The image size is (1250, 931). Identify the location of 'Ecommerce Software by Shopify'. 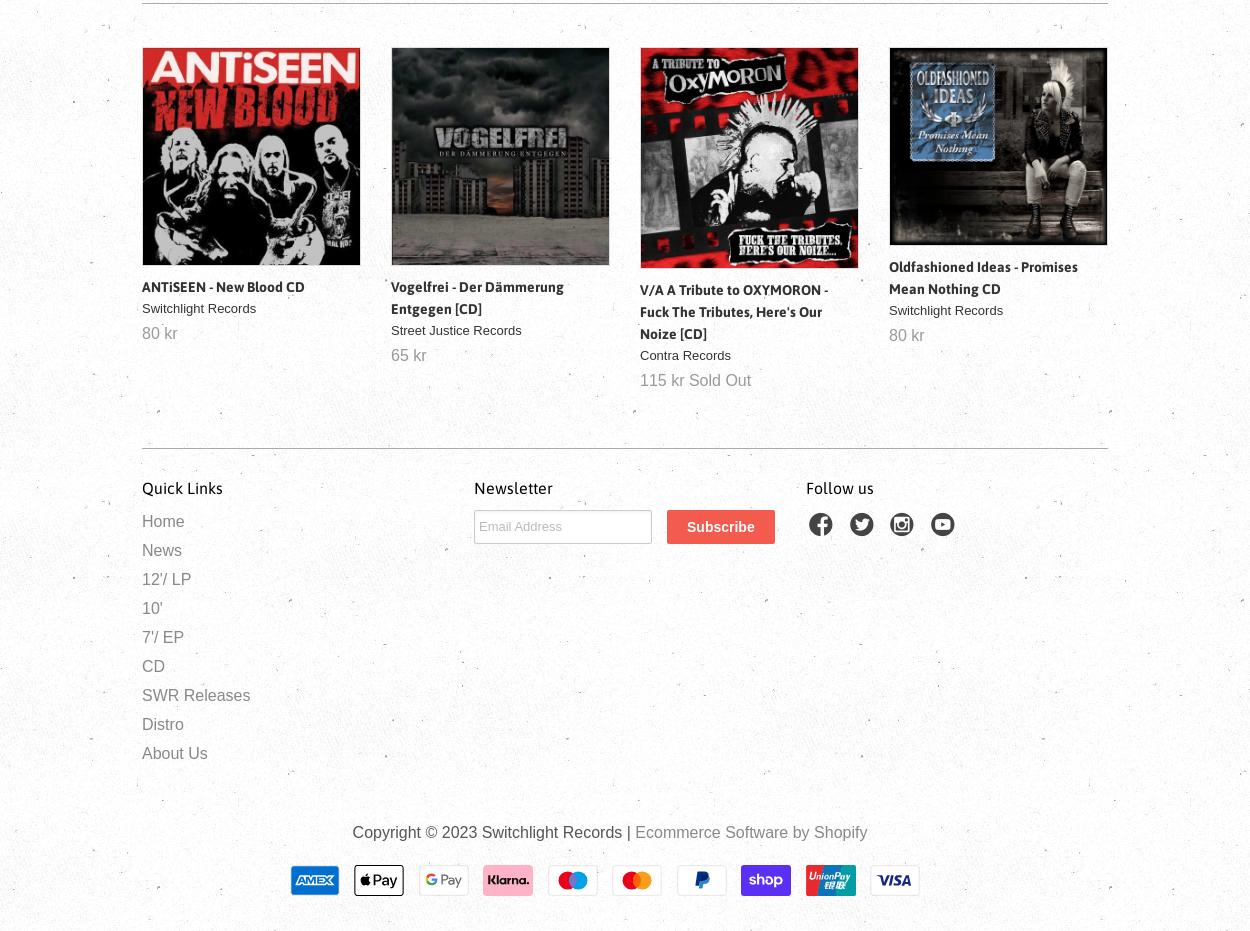
(751, 830).